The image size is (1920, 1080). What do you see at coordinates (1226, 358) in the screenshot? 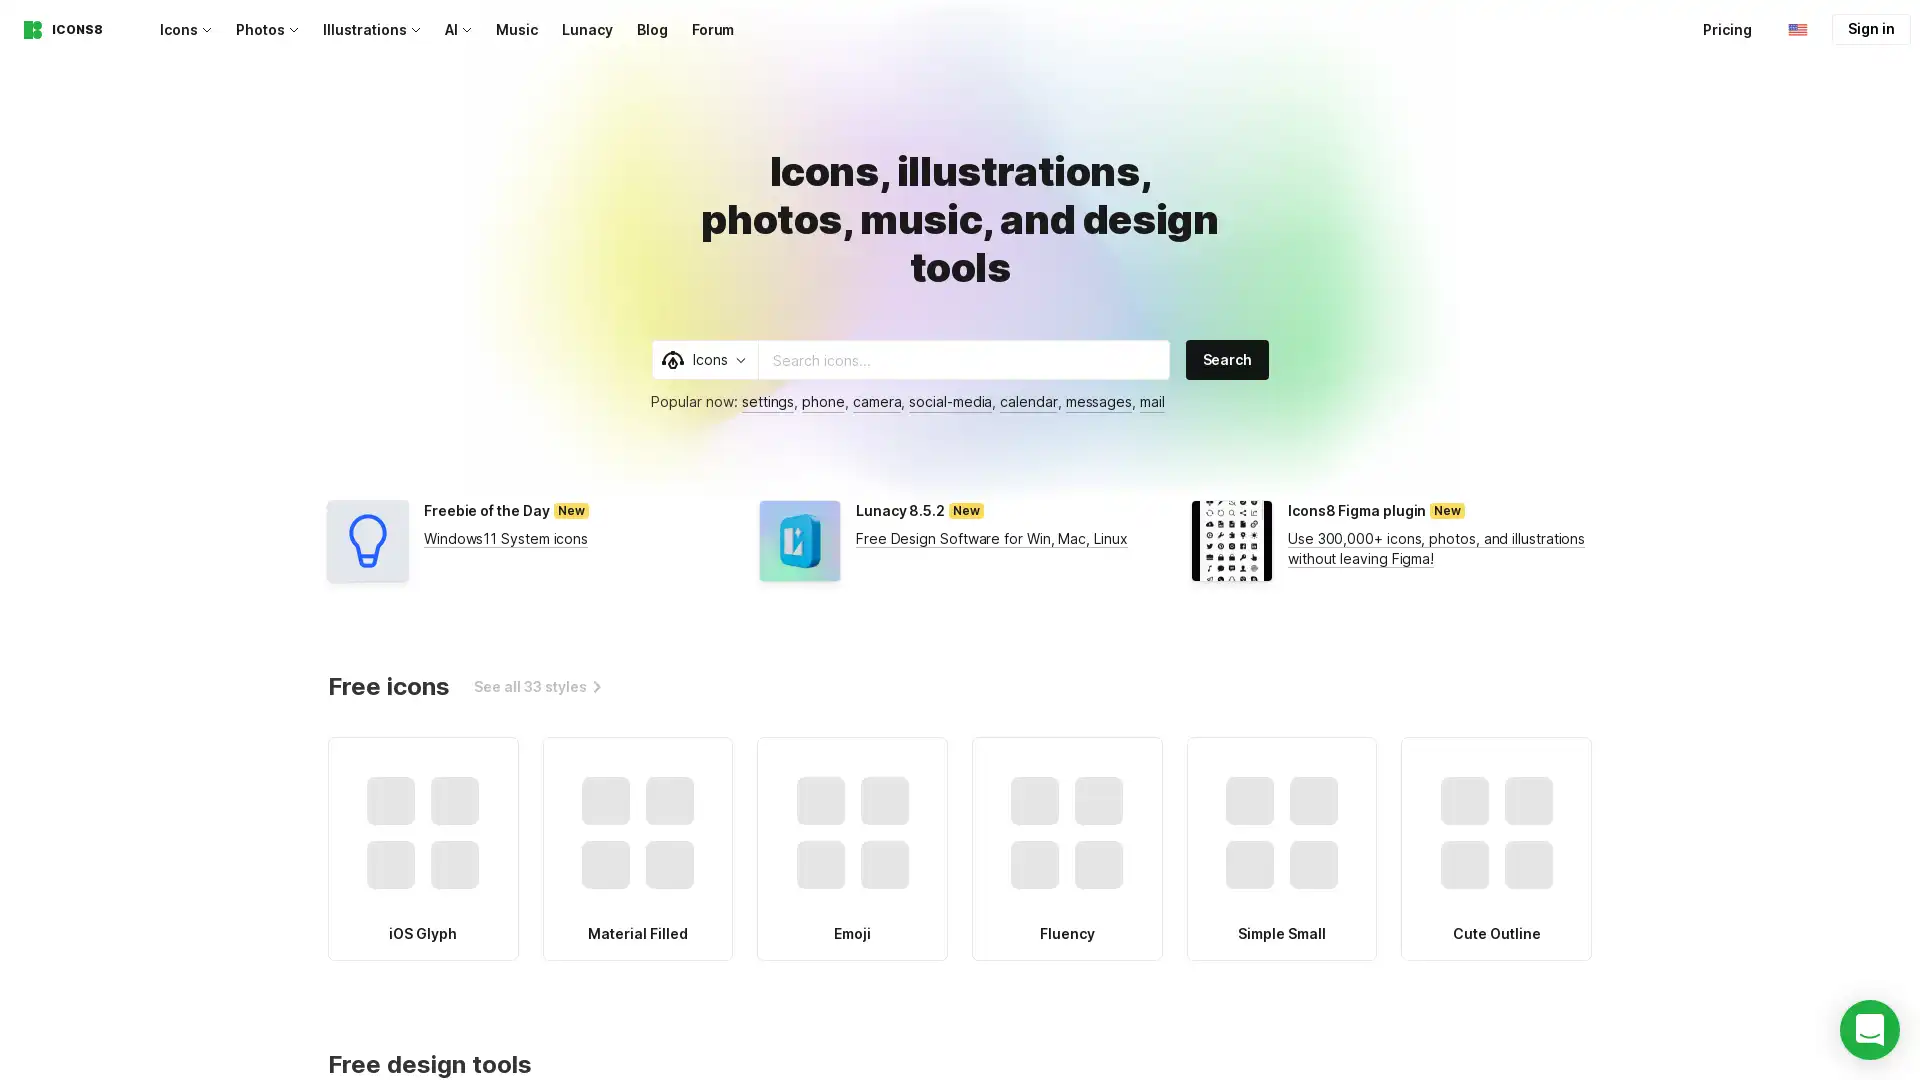
I see `Search` at bounding box center [1226, 358].